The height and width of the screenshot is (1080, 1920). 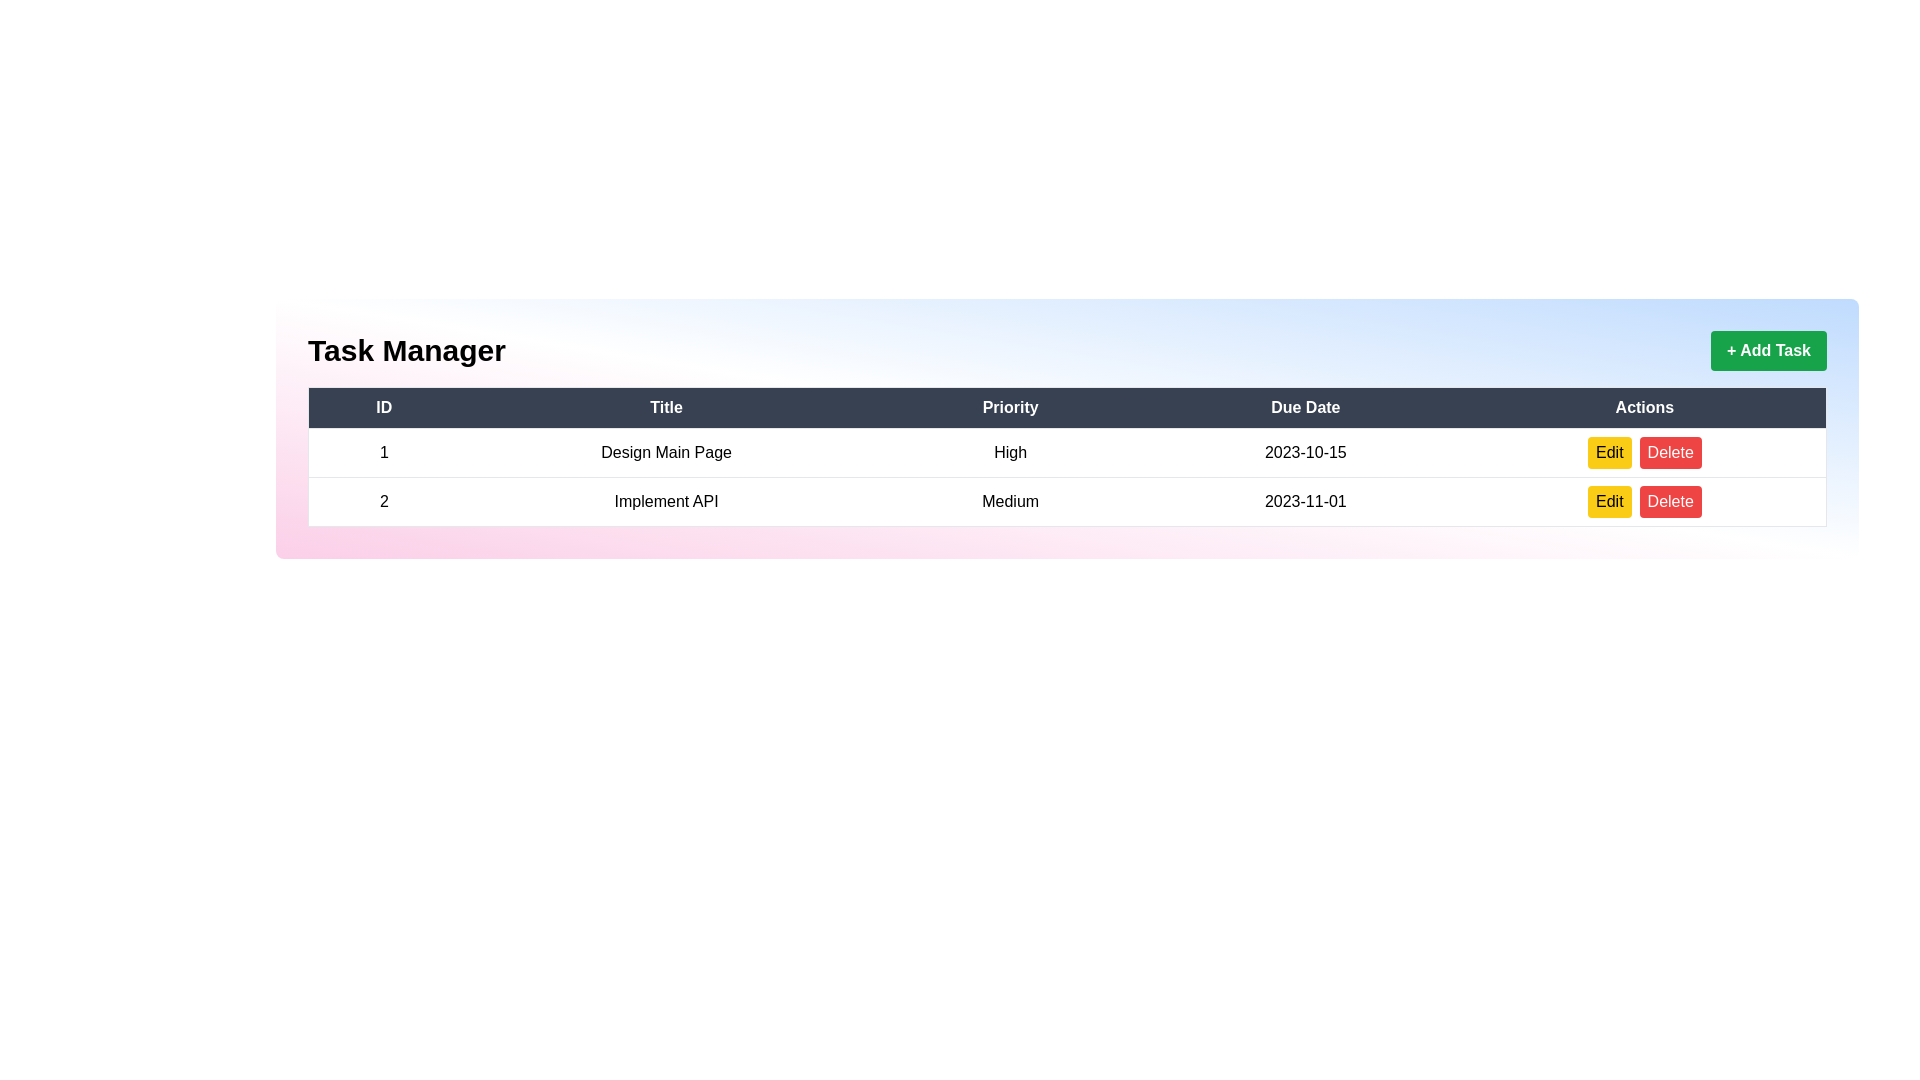 What do you see at coordinates (1305, 500) in the screenshot?
I see `the 'Due Date' text label in the second row of the table, which indicates the due date for the corresponding task` at bounding box center [1305, 500].